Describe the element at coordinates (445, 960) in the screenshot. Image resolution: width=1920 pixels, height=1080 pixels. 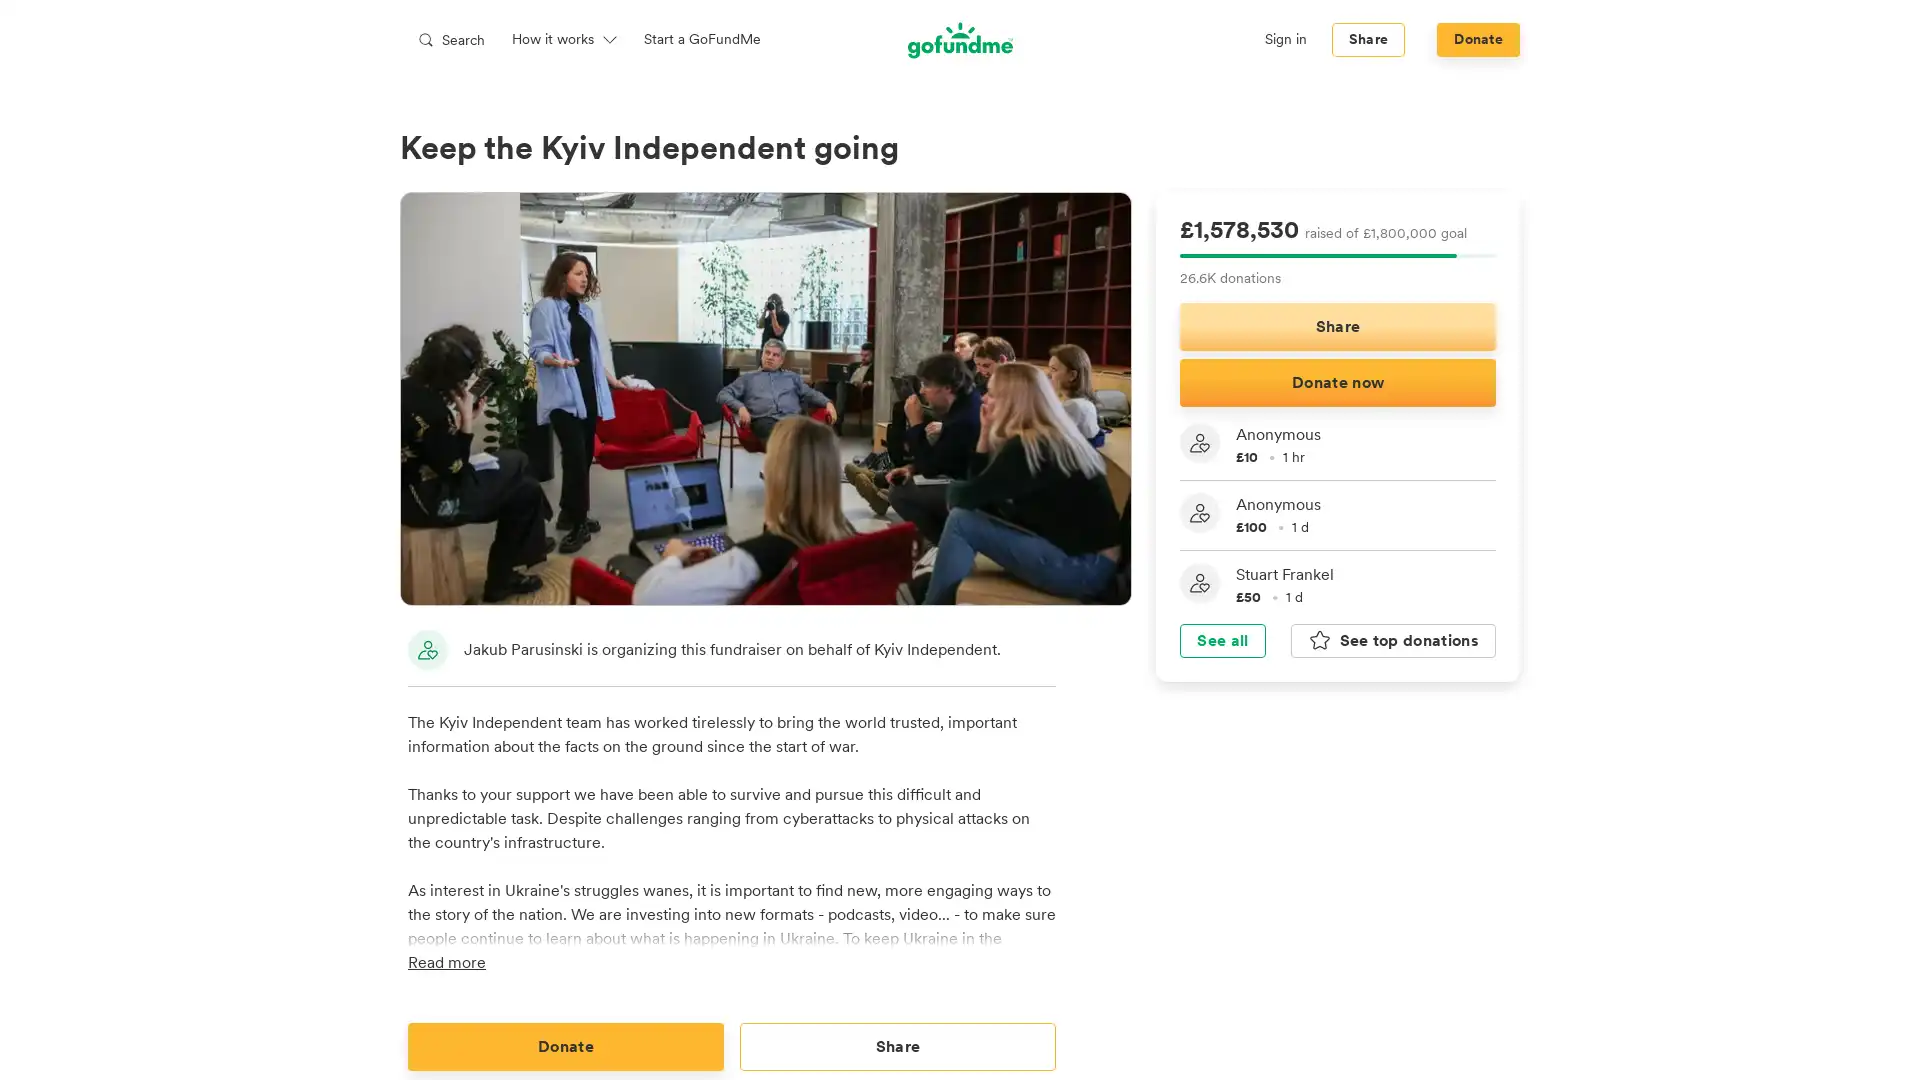
I see `Read more` at that location.